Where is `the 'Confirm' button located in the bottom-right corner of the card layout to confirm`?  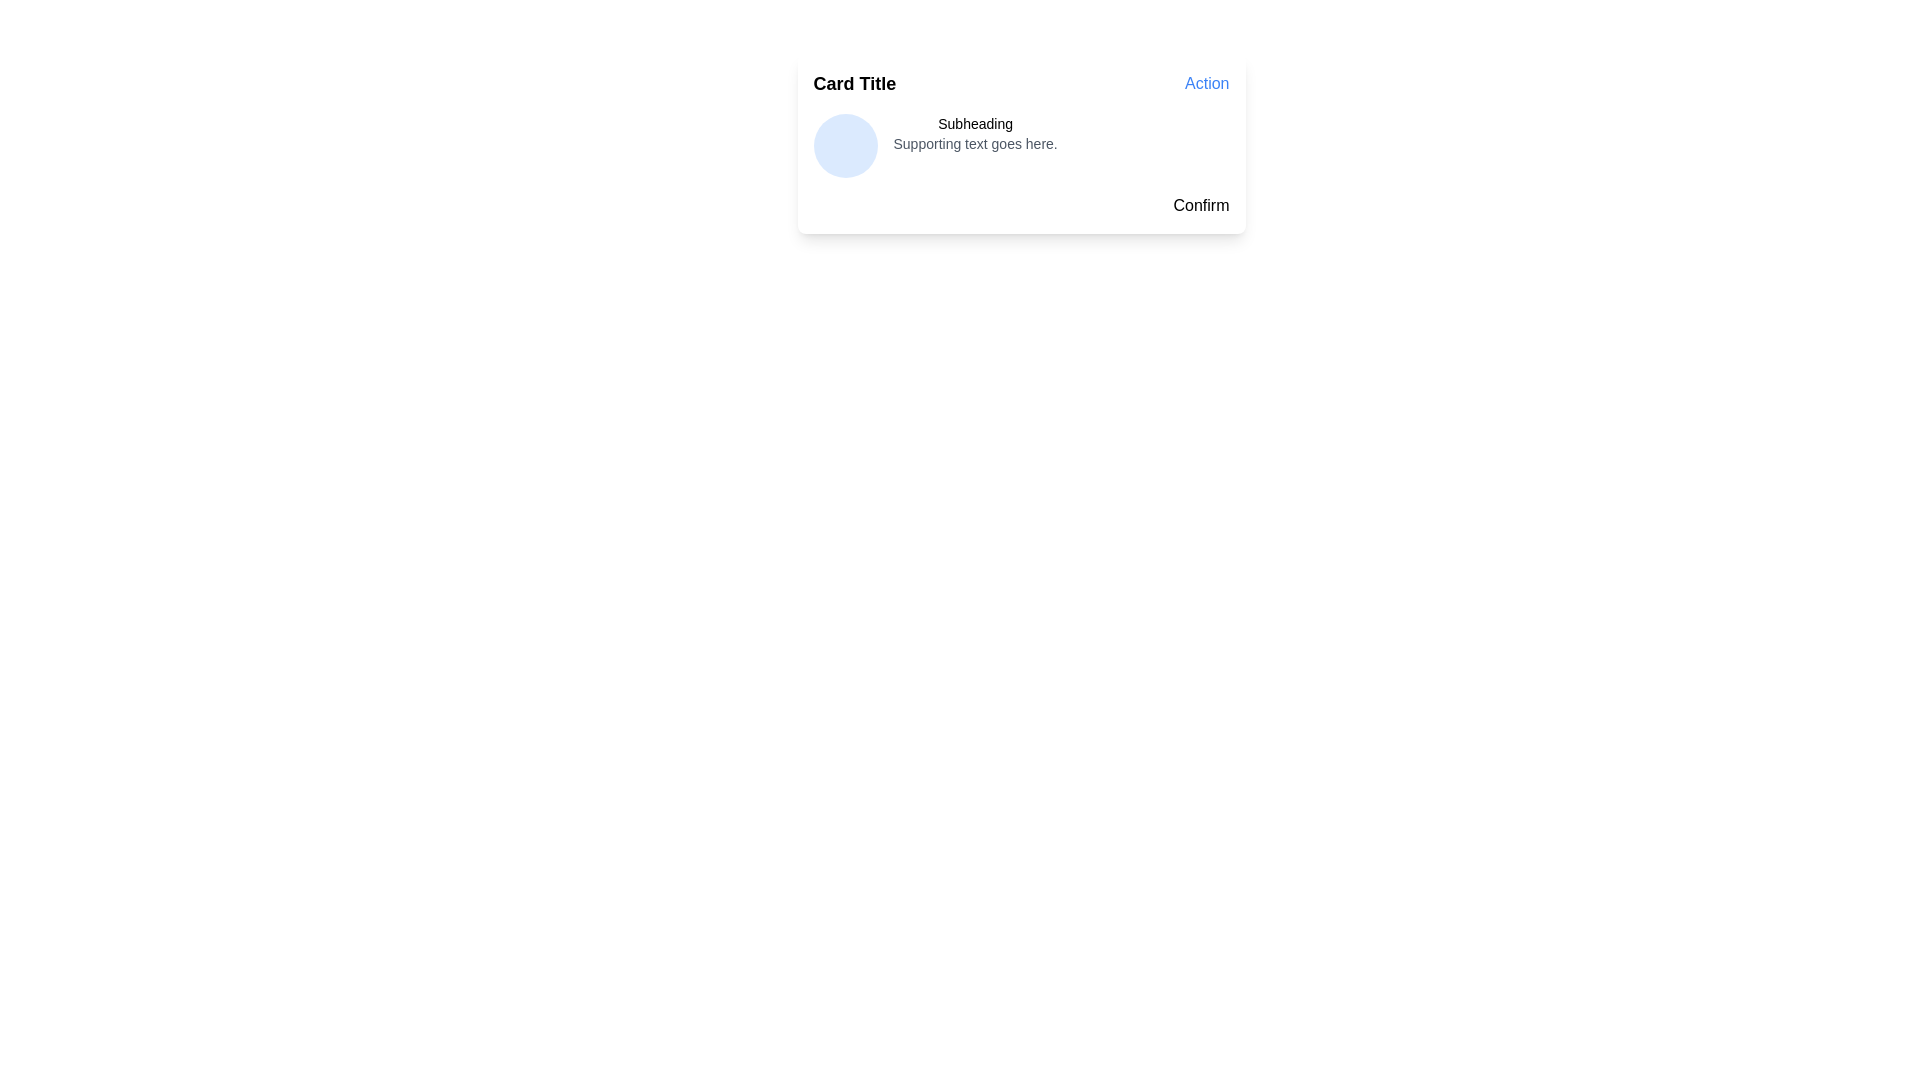 the 'Confirm' button located in the bottom-right corner of the card layout to confirm is located at coordinates (1200, 205).